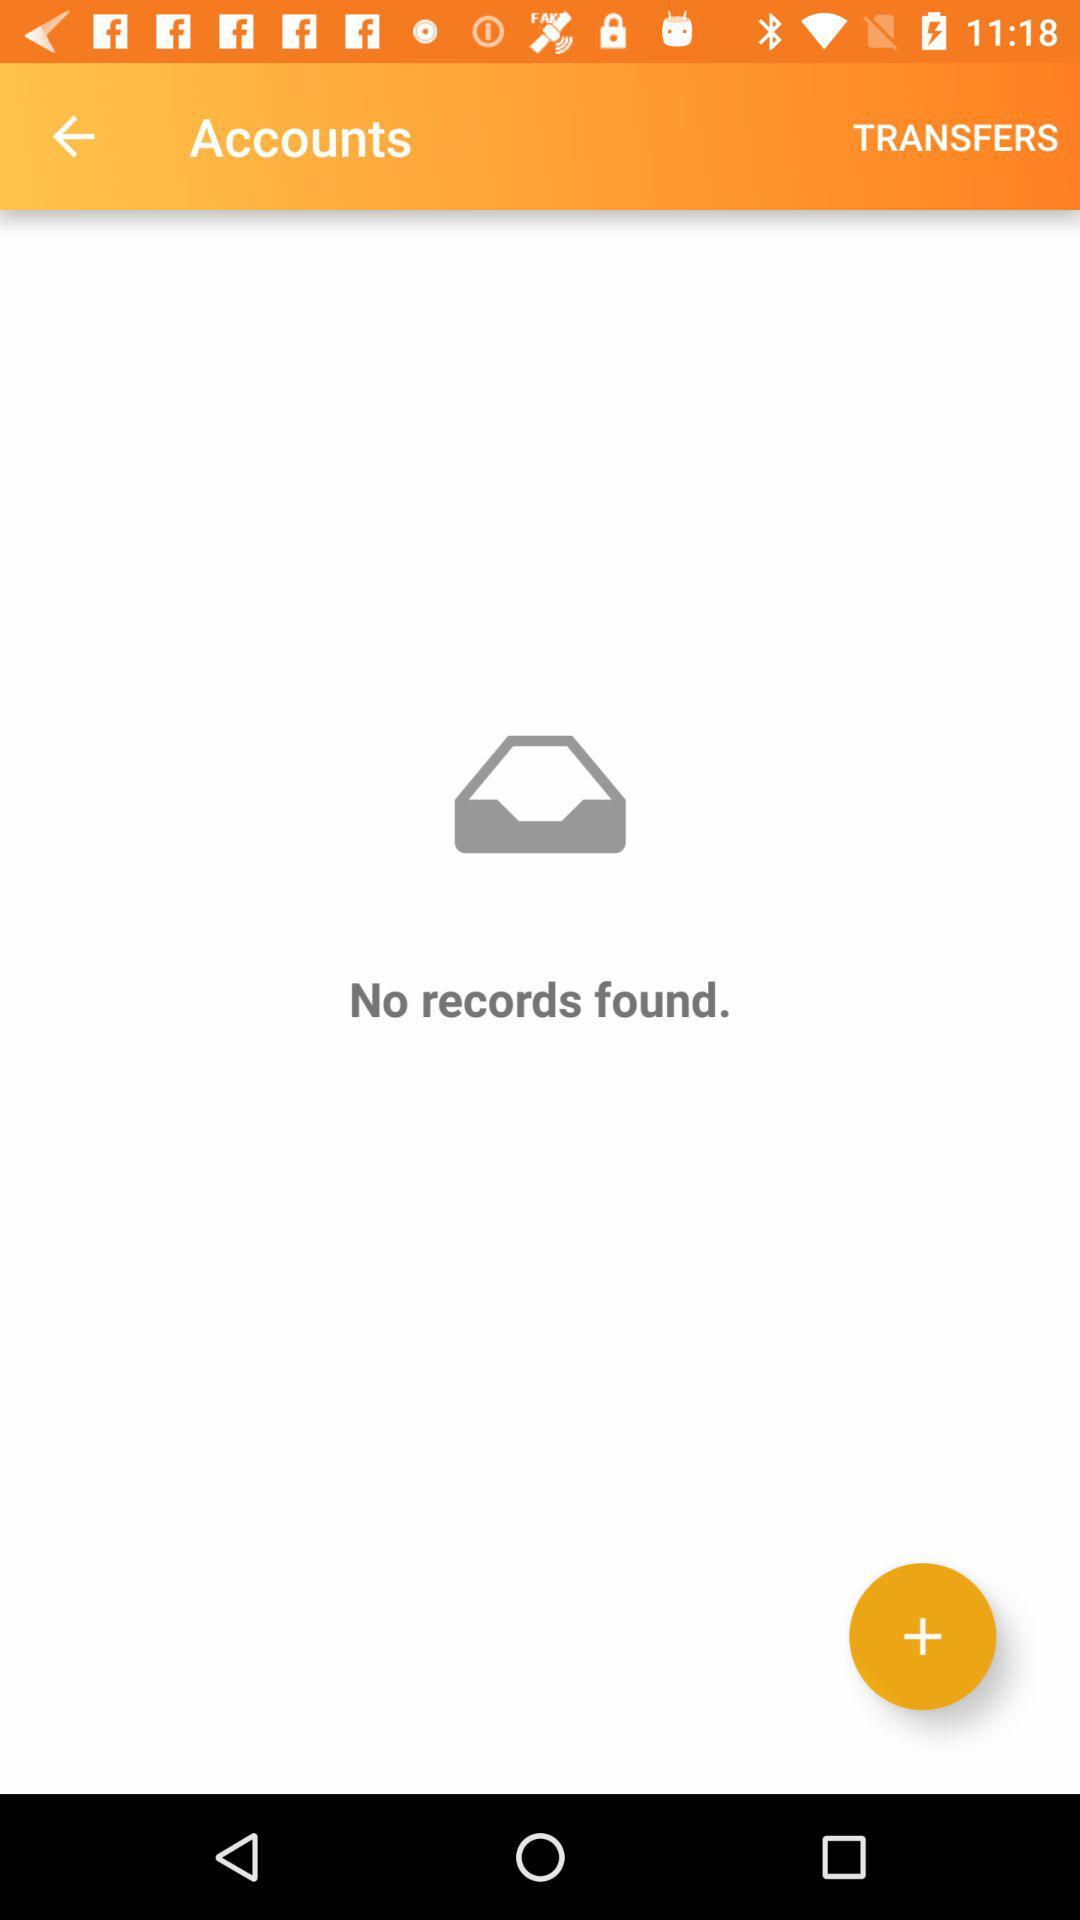 This screenshot has height=1920, width=1080. What do you see at coordinates (922, 1636) in the screenshot?
I see `account` at bounding box center [922, 1636].